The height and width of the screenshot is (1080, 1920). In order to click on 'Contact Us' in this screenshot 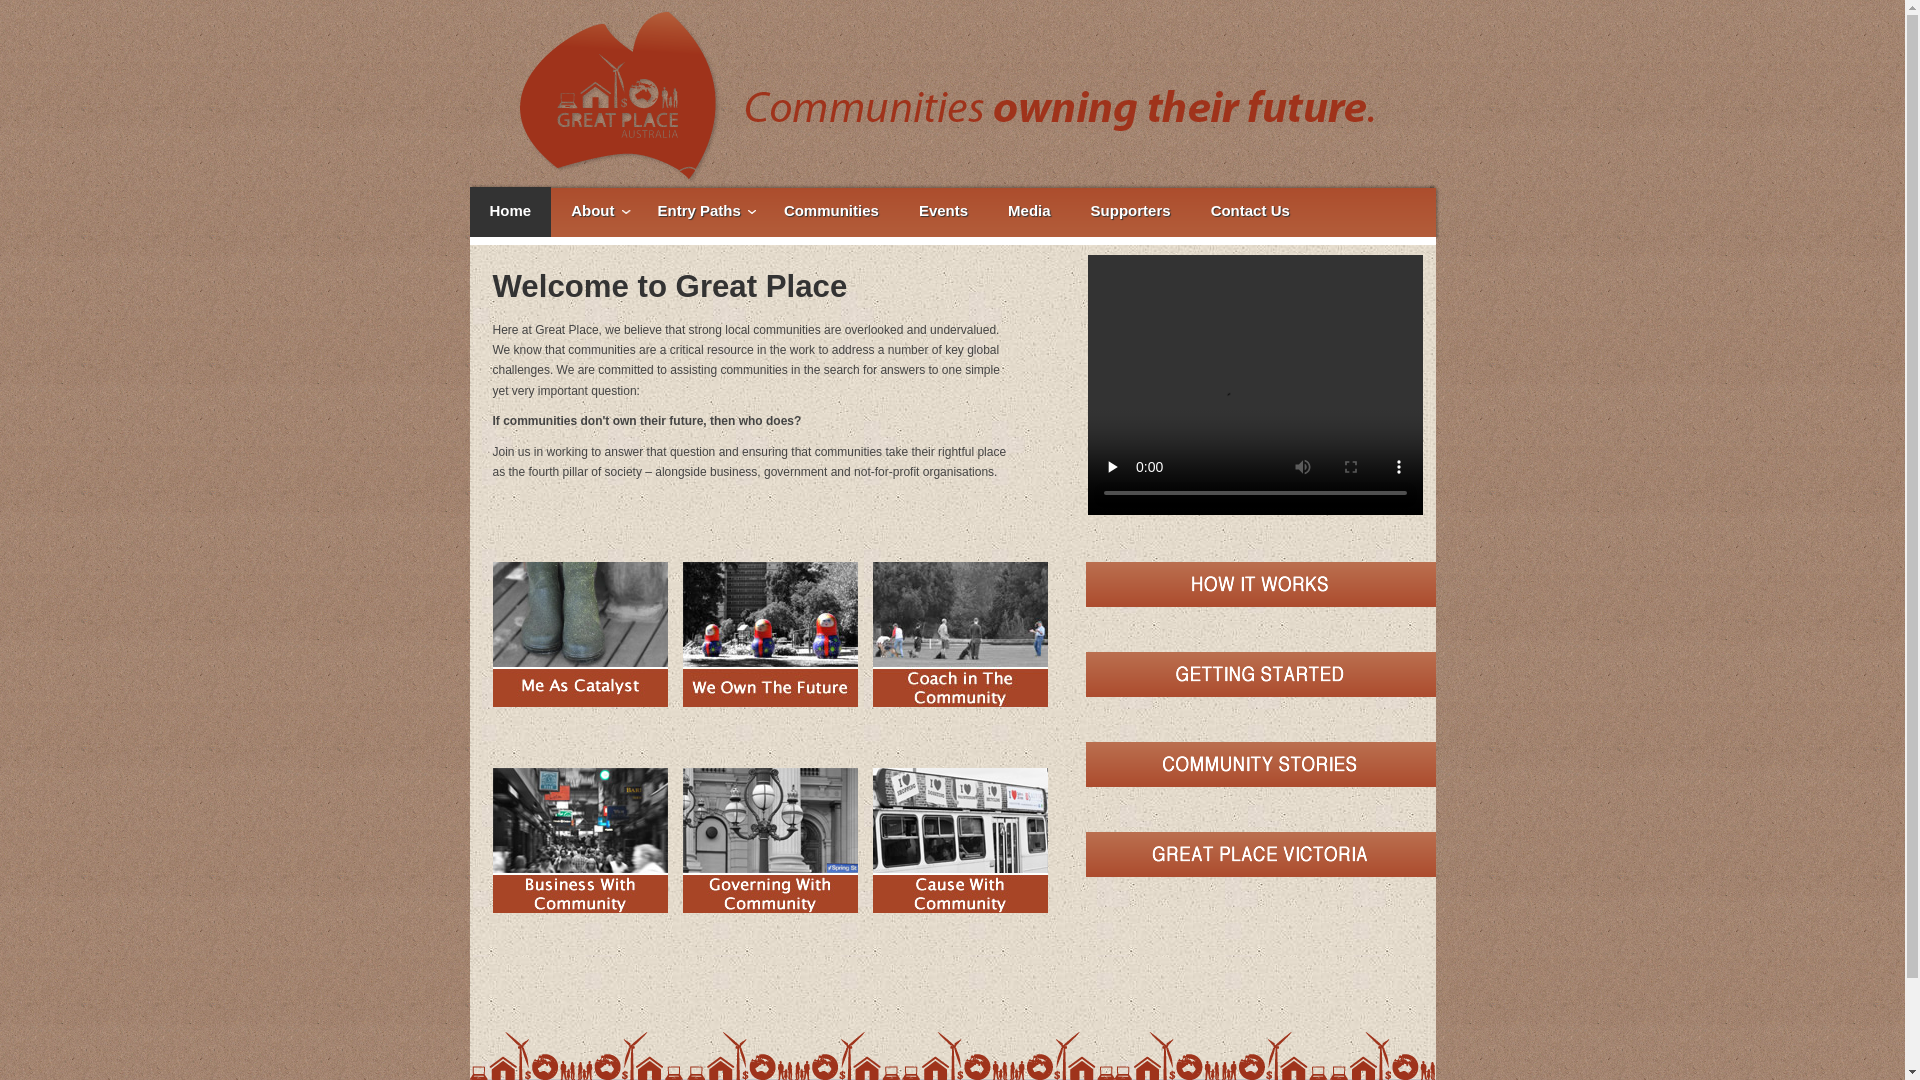, I will do `click(1249, 212)`.